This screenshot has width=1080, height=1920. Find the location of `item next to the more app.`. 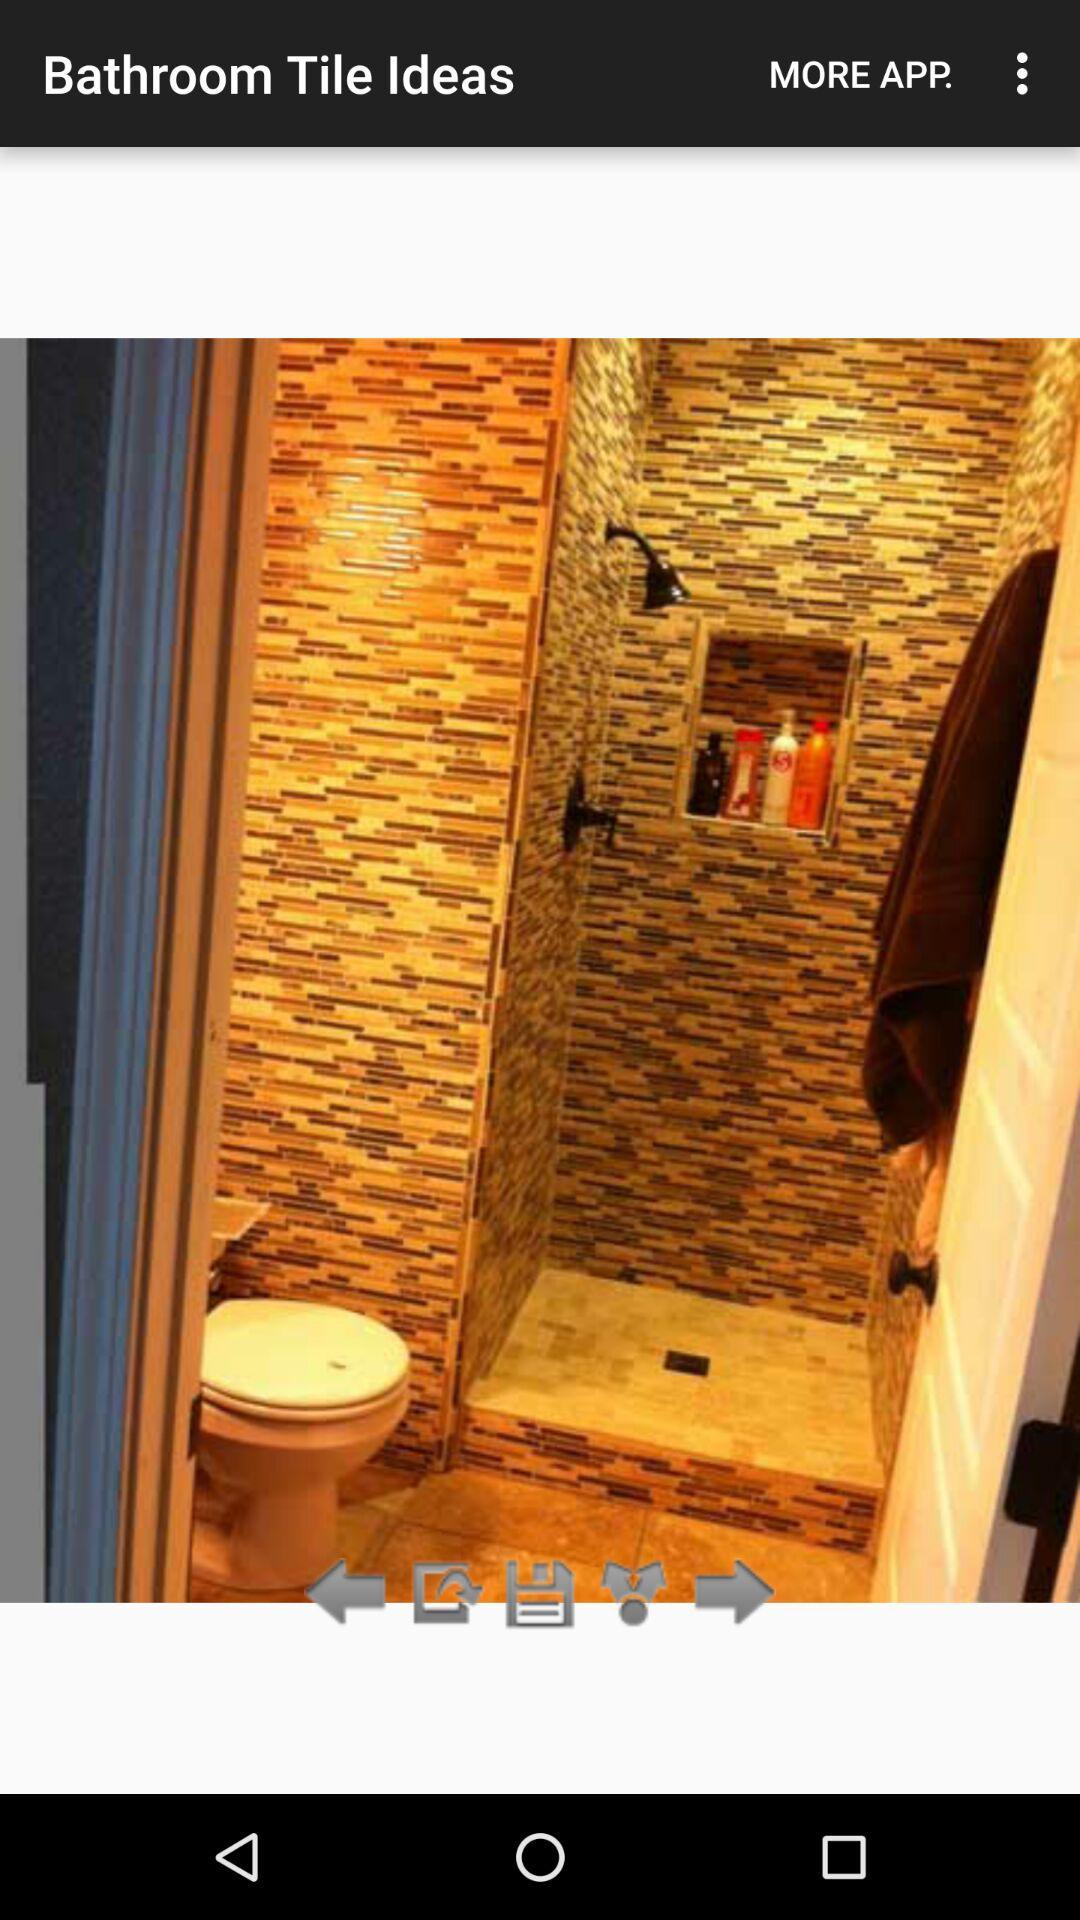

item next to the more app. is located at coordinates (1027, 73).